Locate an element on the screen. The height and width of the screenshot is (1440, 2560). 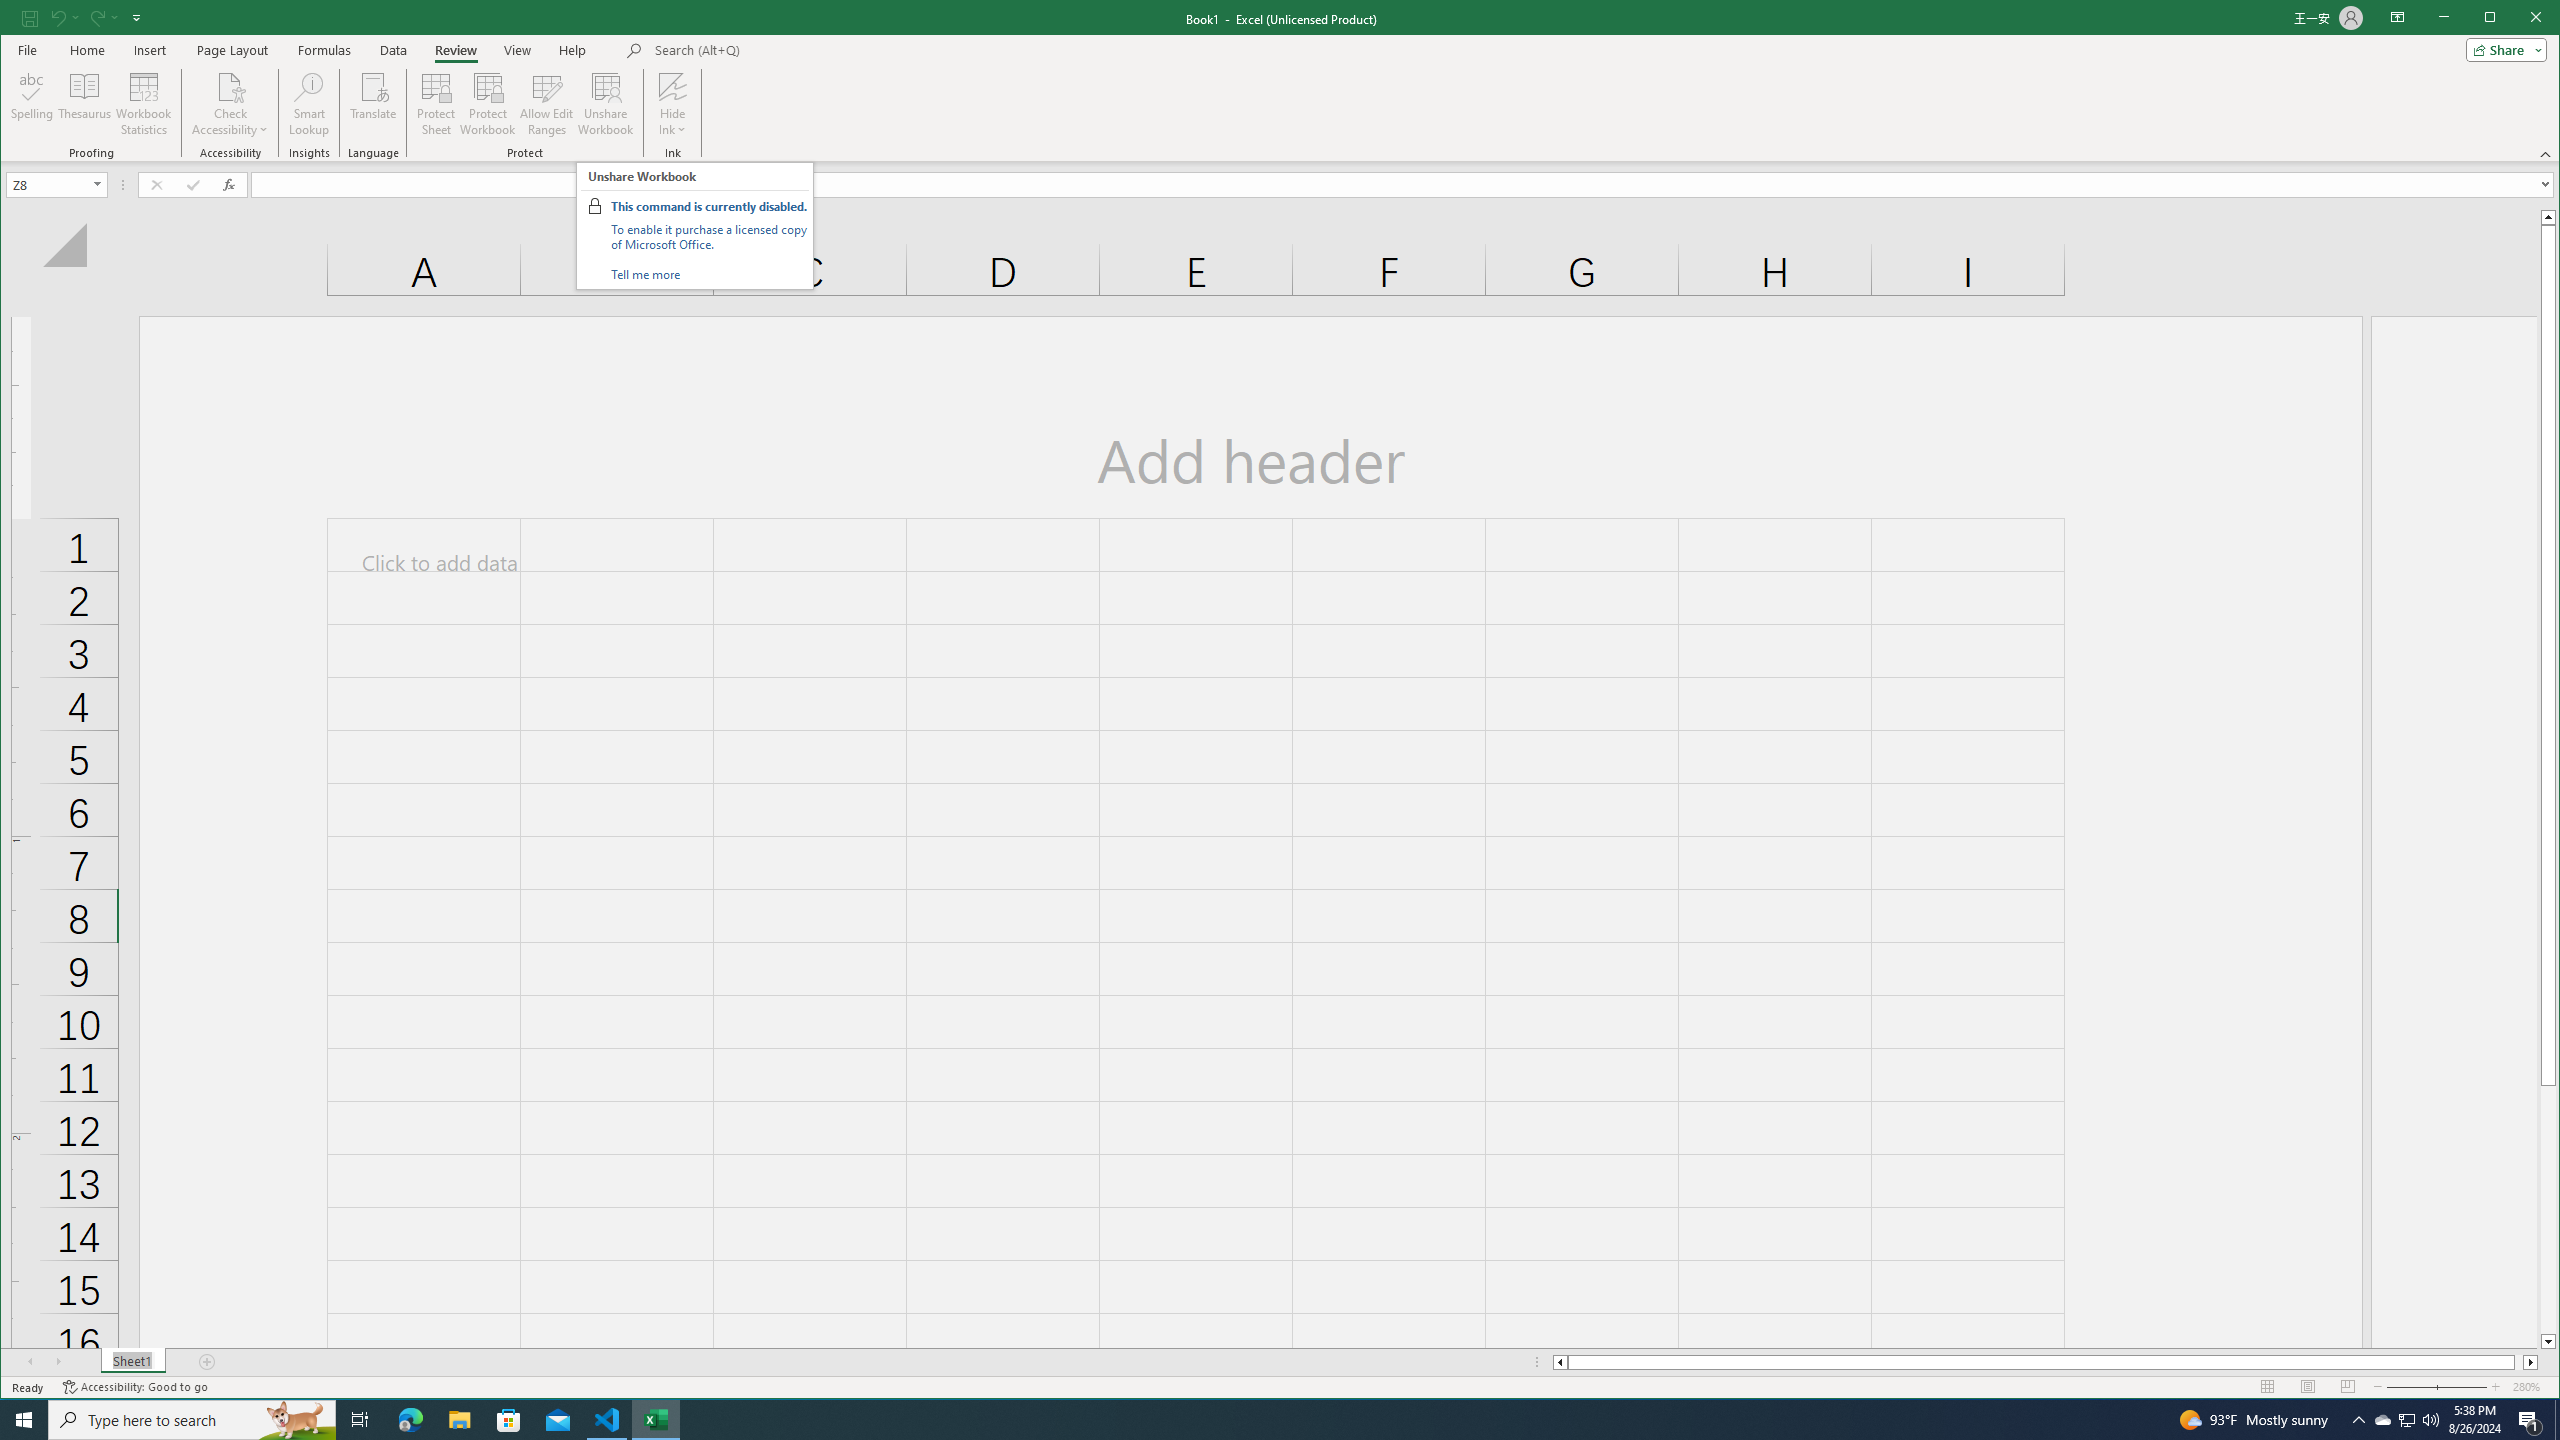
'User Promoted Notification Area' is located at coordinates (2405, 1418).